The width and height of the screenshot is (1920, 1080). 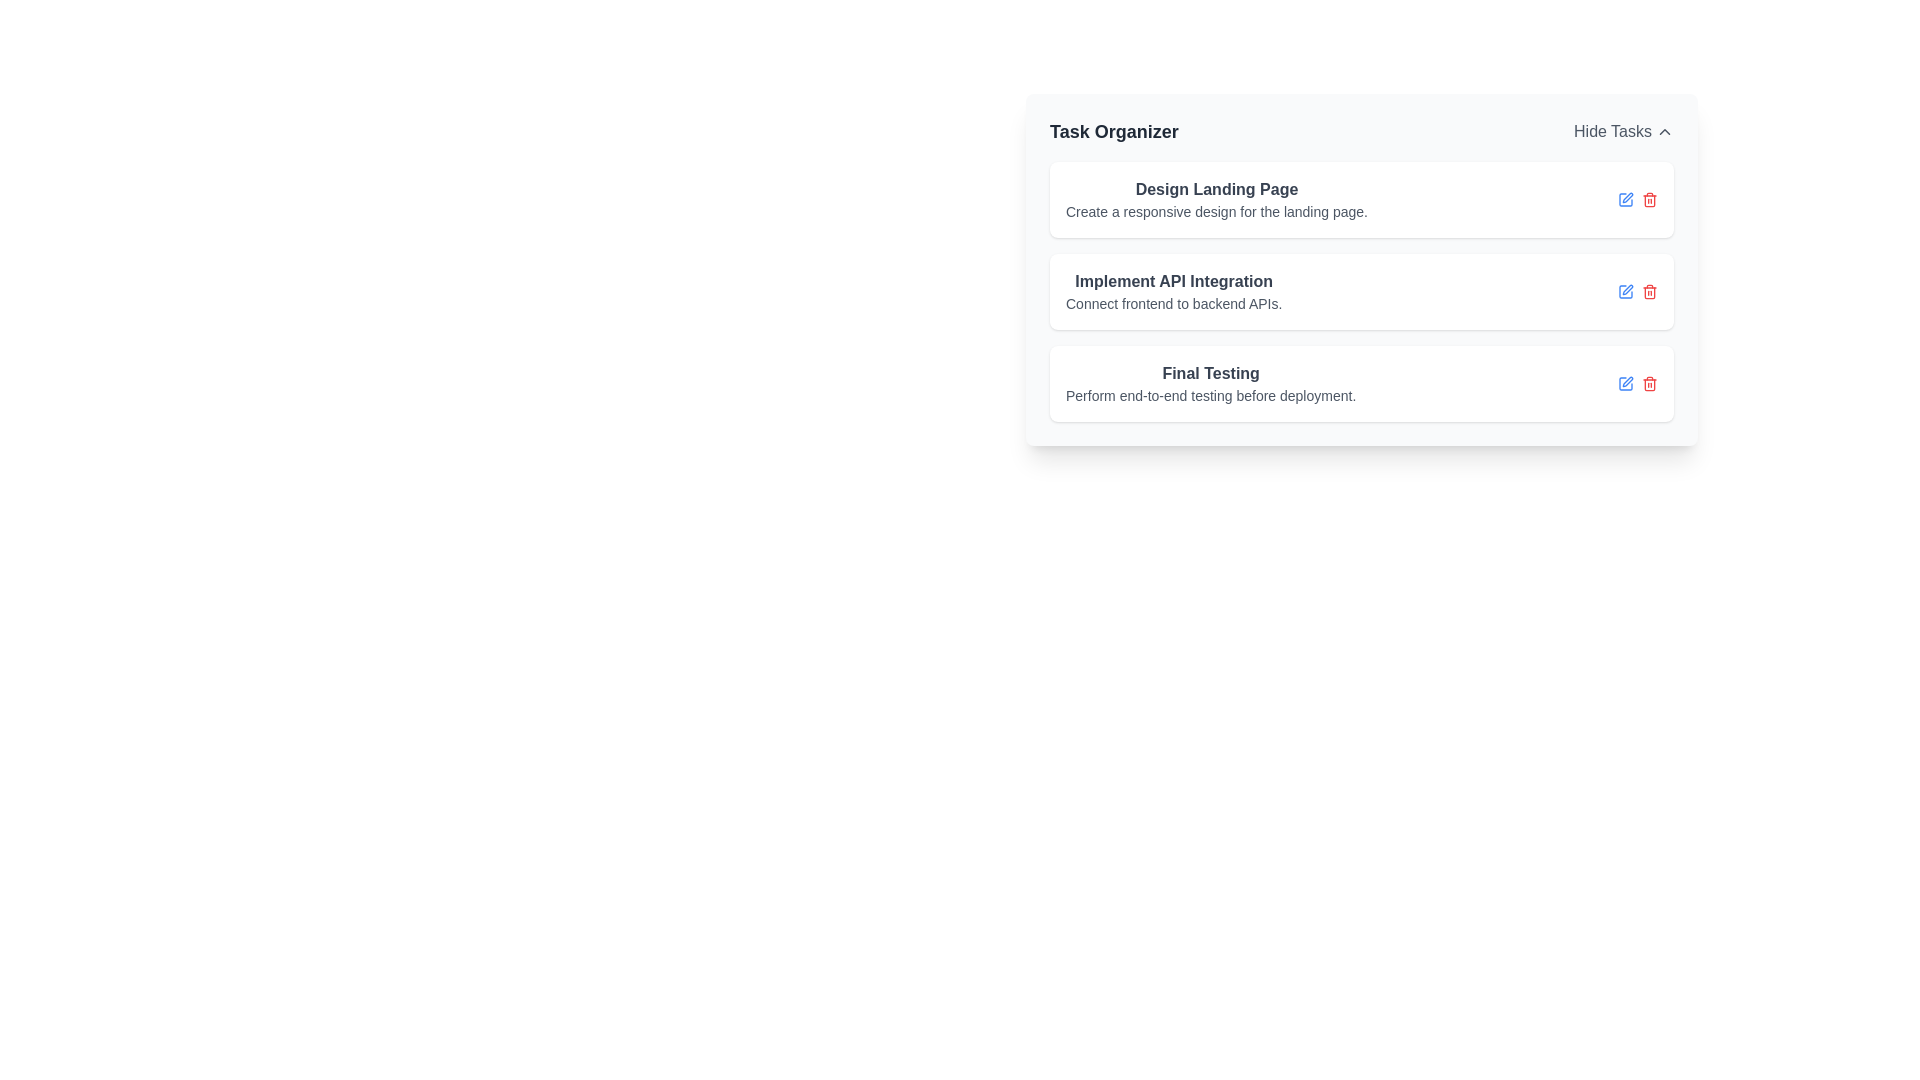 I want to click on the upward-pointing chevron arrow icon located to the right of the 'Hide Tasks' text in the 'Task Organizer', so click(x=1665, y=131).